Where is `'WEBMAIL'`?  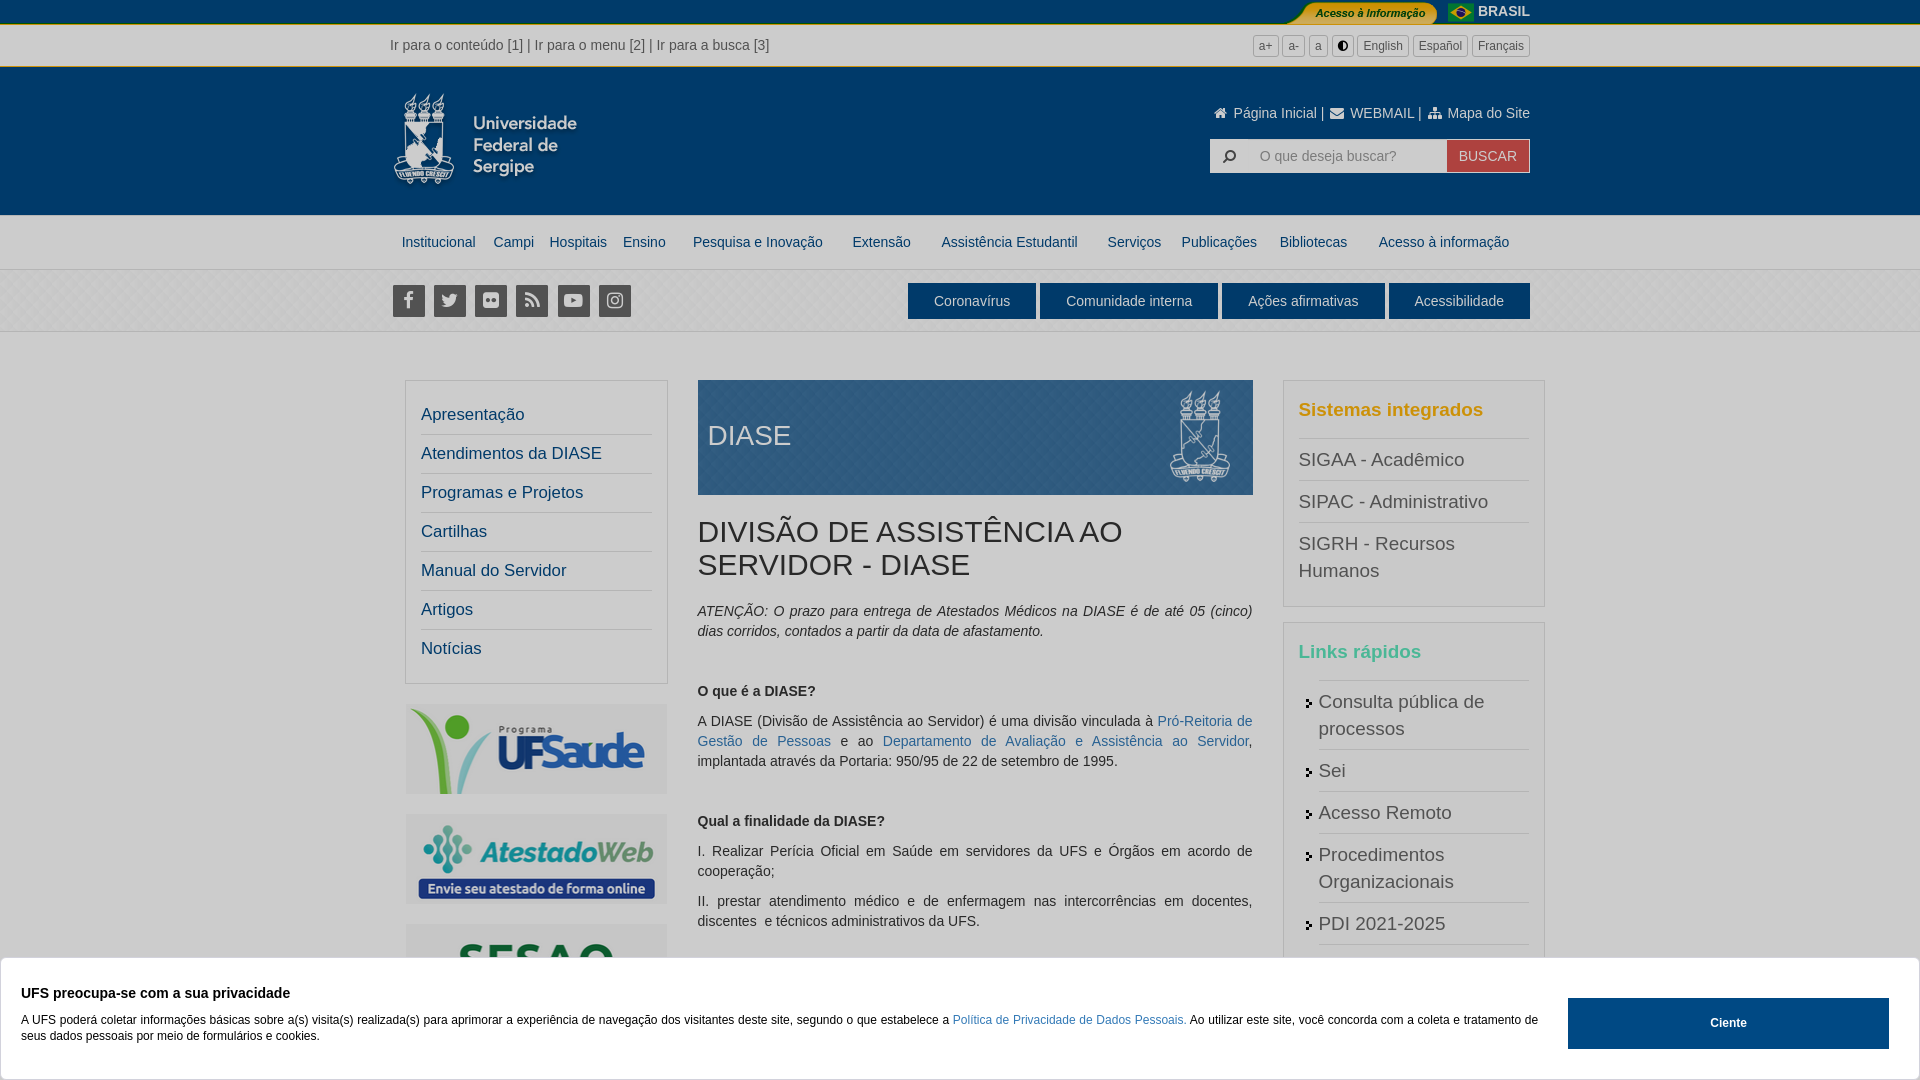
'WEBMAIL' is located at coordinates (1370, 112).